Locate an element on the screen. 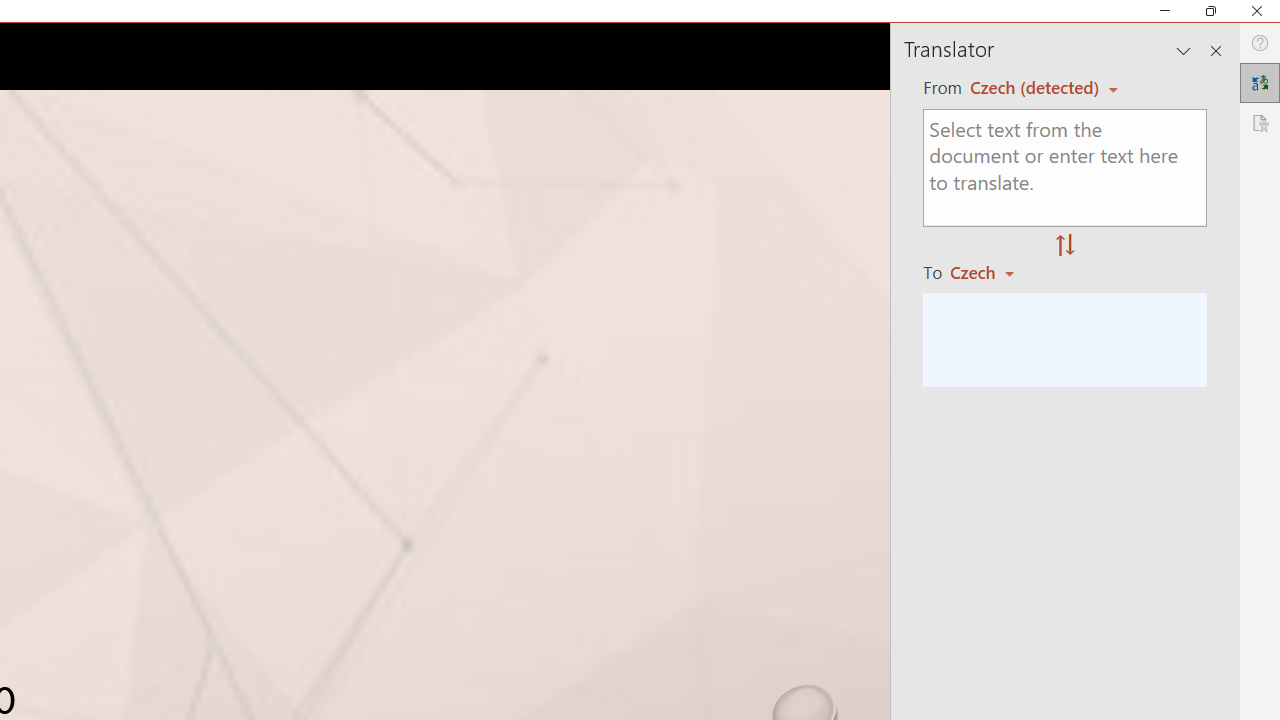 The height and width of the screenshot is (720, 1280). 'Czech (detected)' is located at coordinates (1037, 86).